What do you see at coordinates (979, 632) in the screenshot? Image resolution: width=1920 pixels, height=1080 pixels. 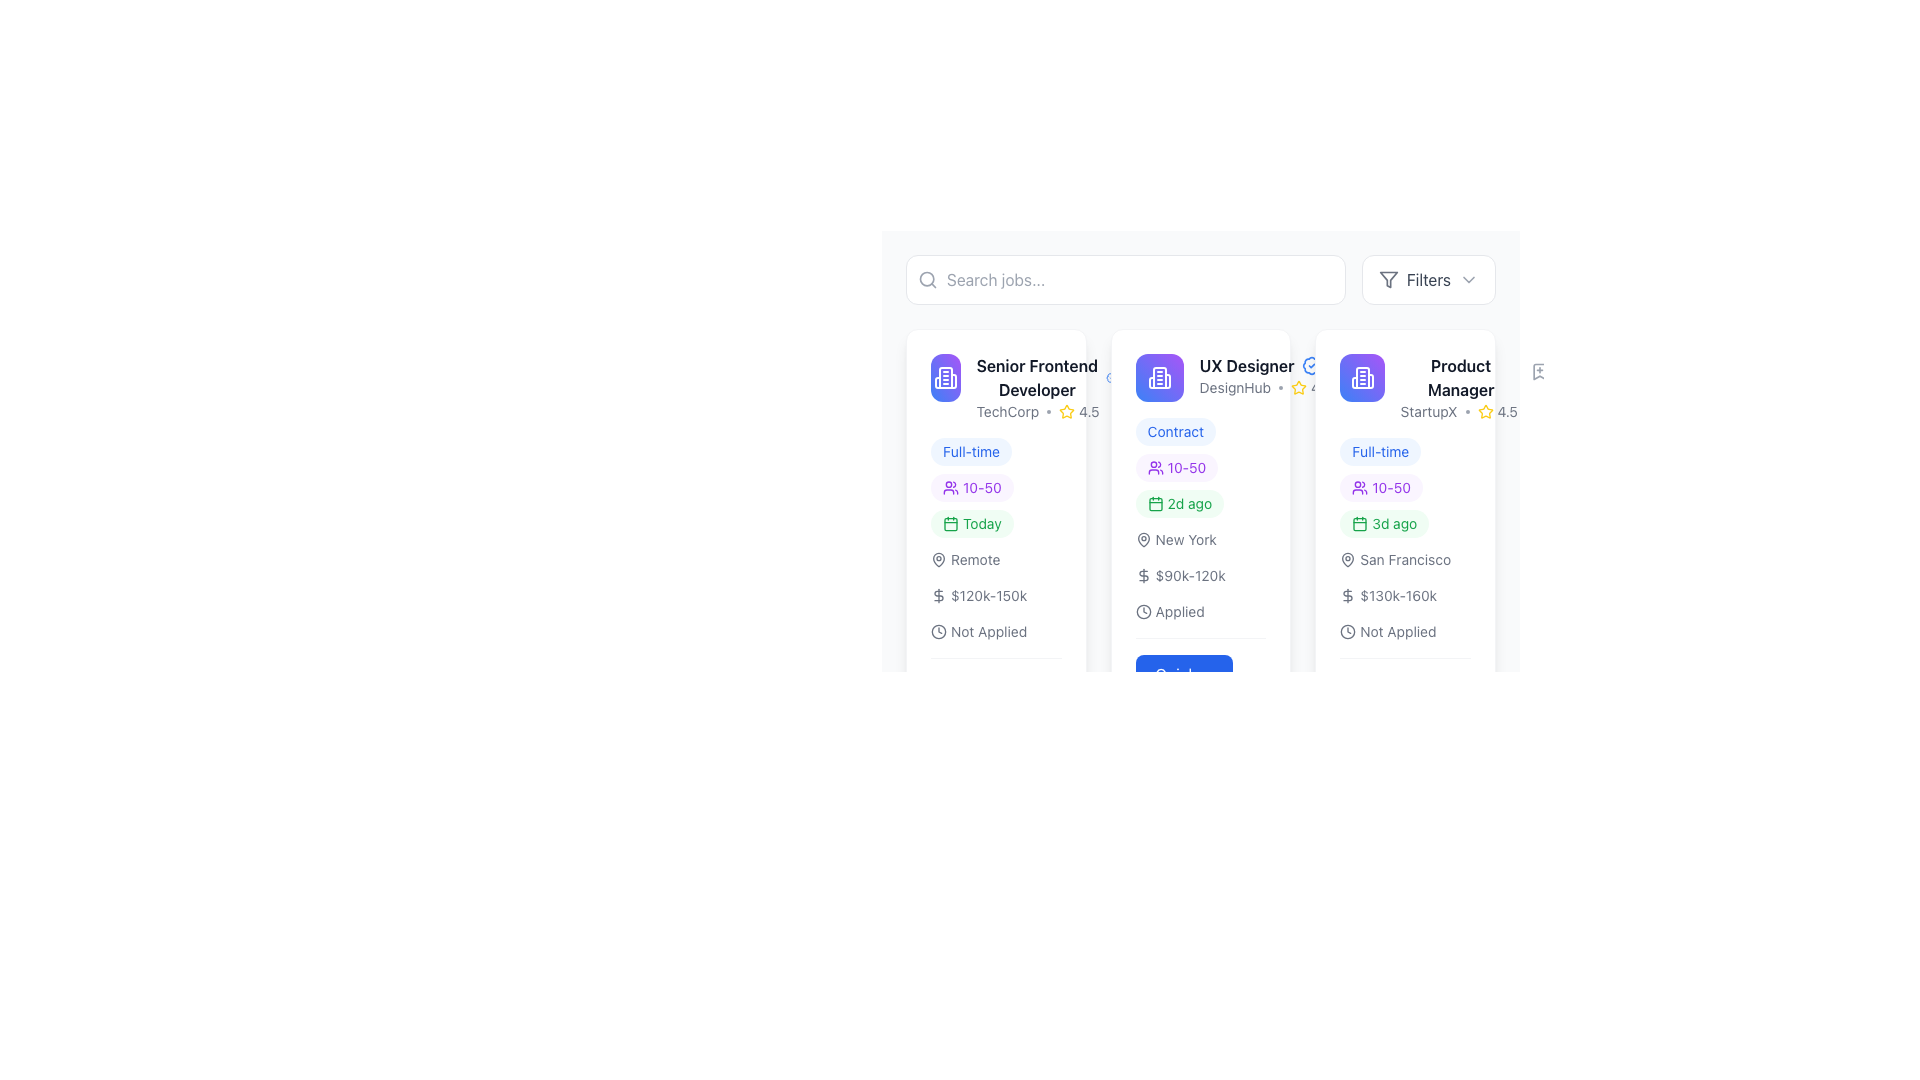 I see `the content of the Label with an icon indicating the application status for the job listing of 'Senior Frontend Developer', located at the bottom of the card under the salary range display` at bounding box center [979, 632].